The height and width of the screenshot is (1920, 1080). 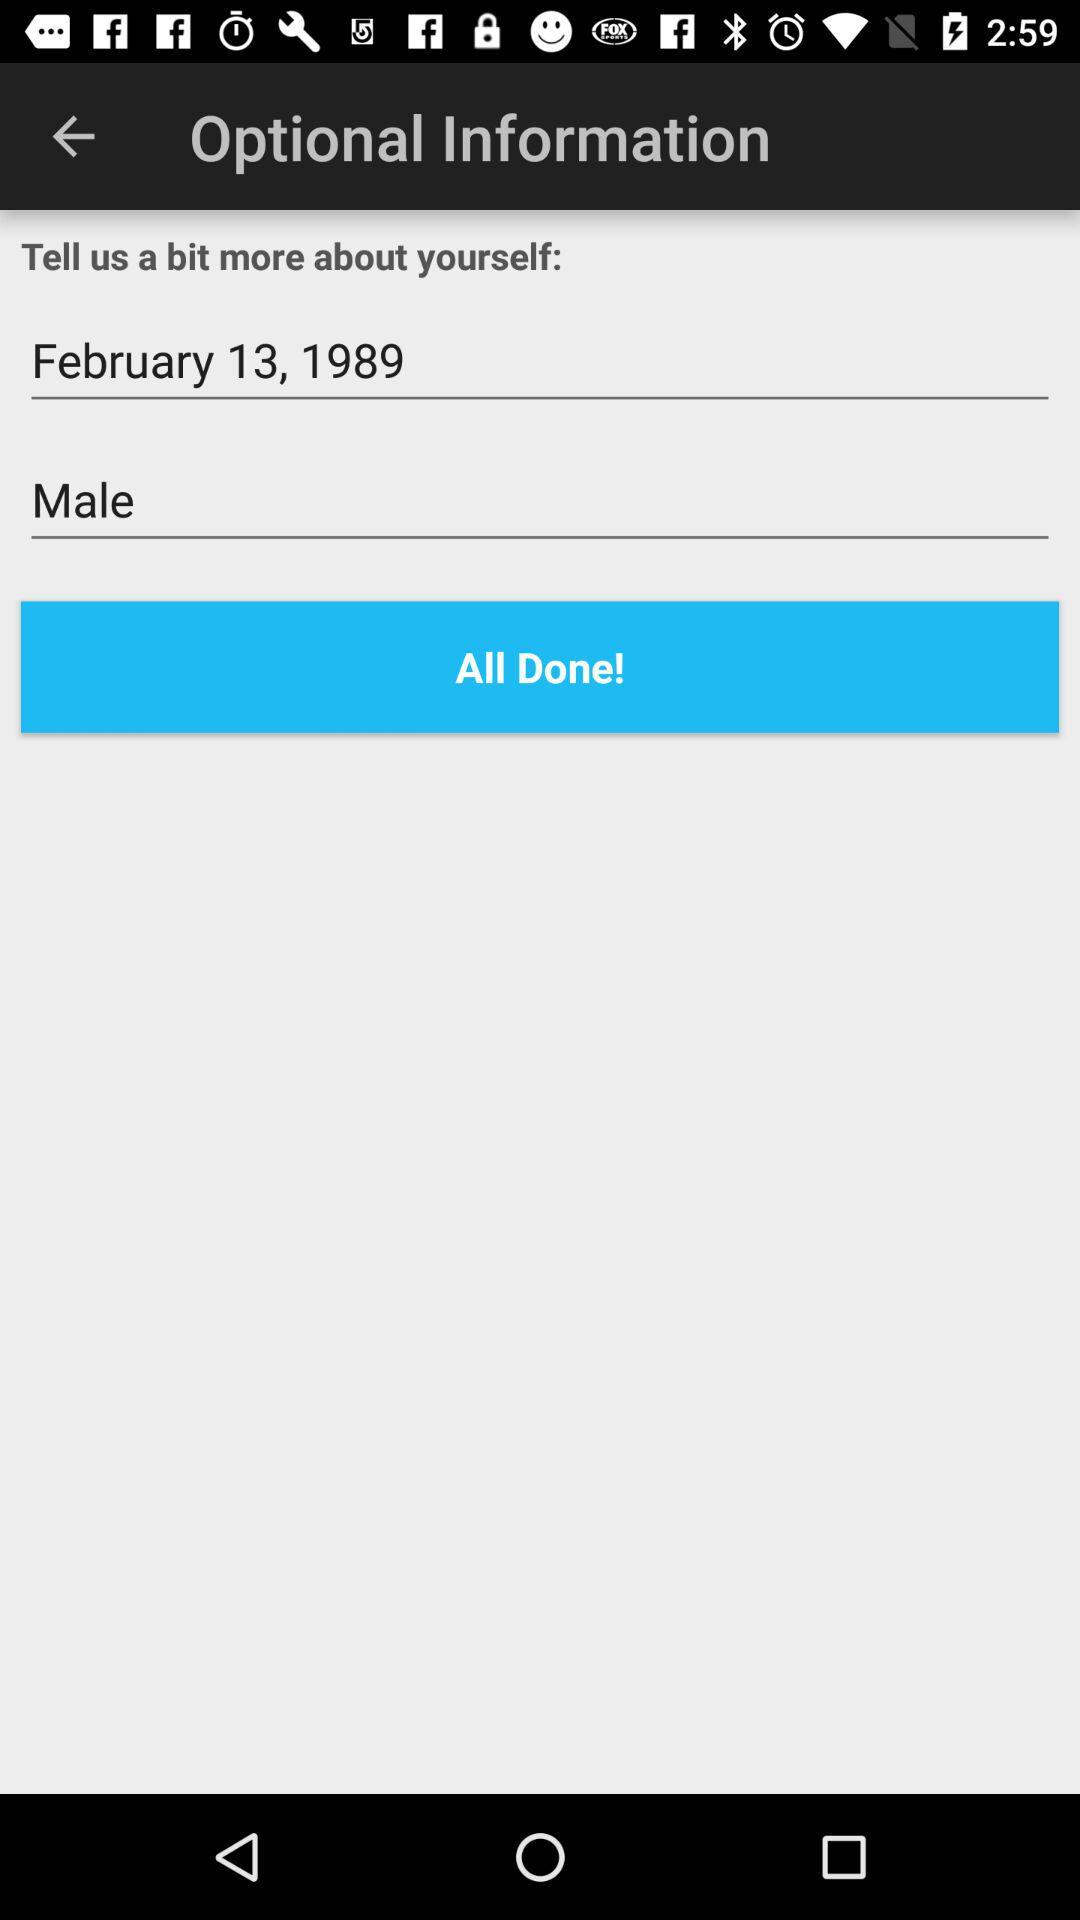 What do you see at coordinates (540, 500) in the screenshot?
I see `item above the all done!` at bounding box center [540, 500].